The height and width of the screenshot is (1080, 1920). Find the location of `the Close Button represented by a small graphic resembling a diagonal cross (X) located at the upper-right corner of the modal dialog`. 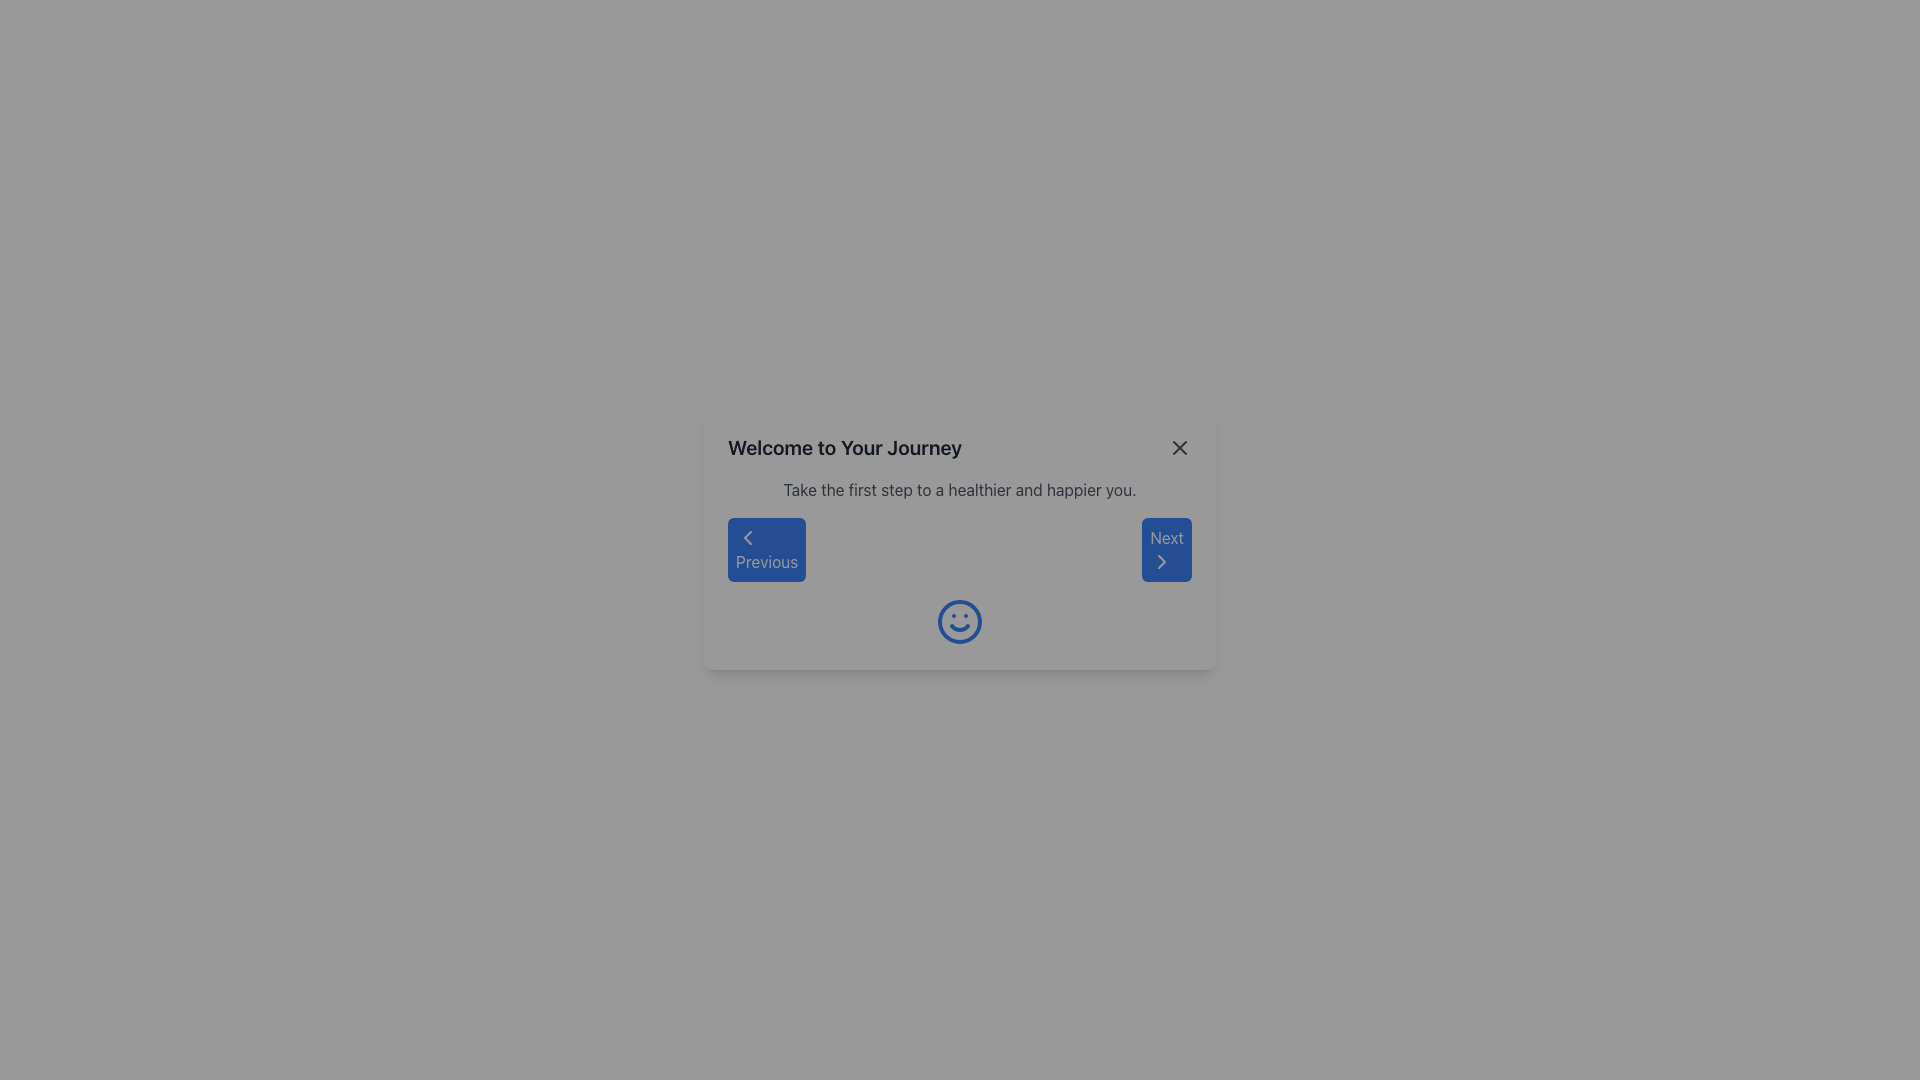

the Close Button represented by a small graphic resembling a diagonal cross (X) located at the upper-right corner of the modal dialog is located at coordinates (1180, 446).